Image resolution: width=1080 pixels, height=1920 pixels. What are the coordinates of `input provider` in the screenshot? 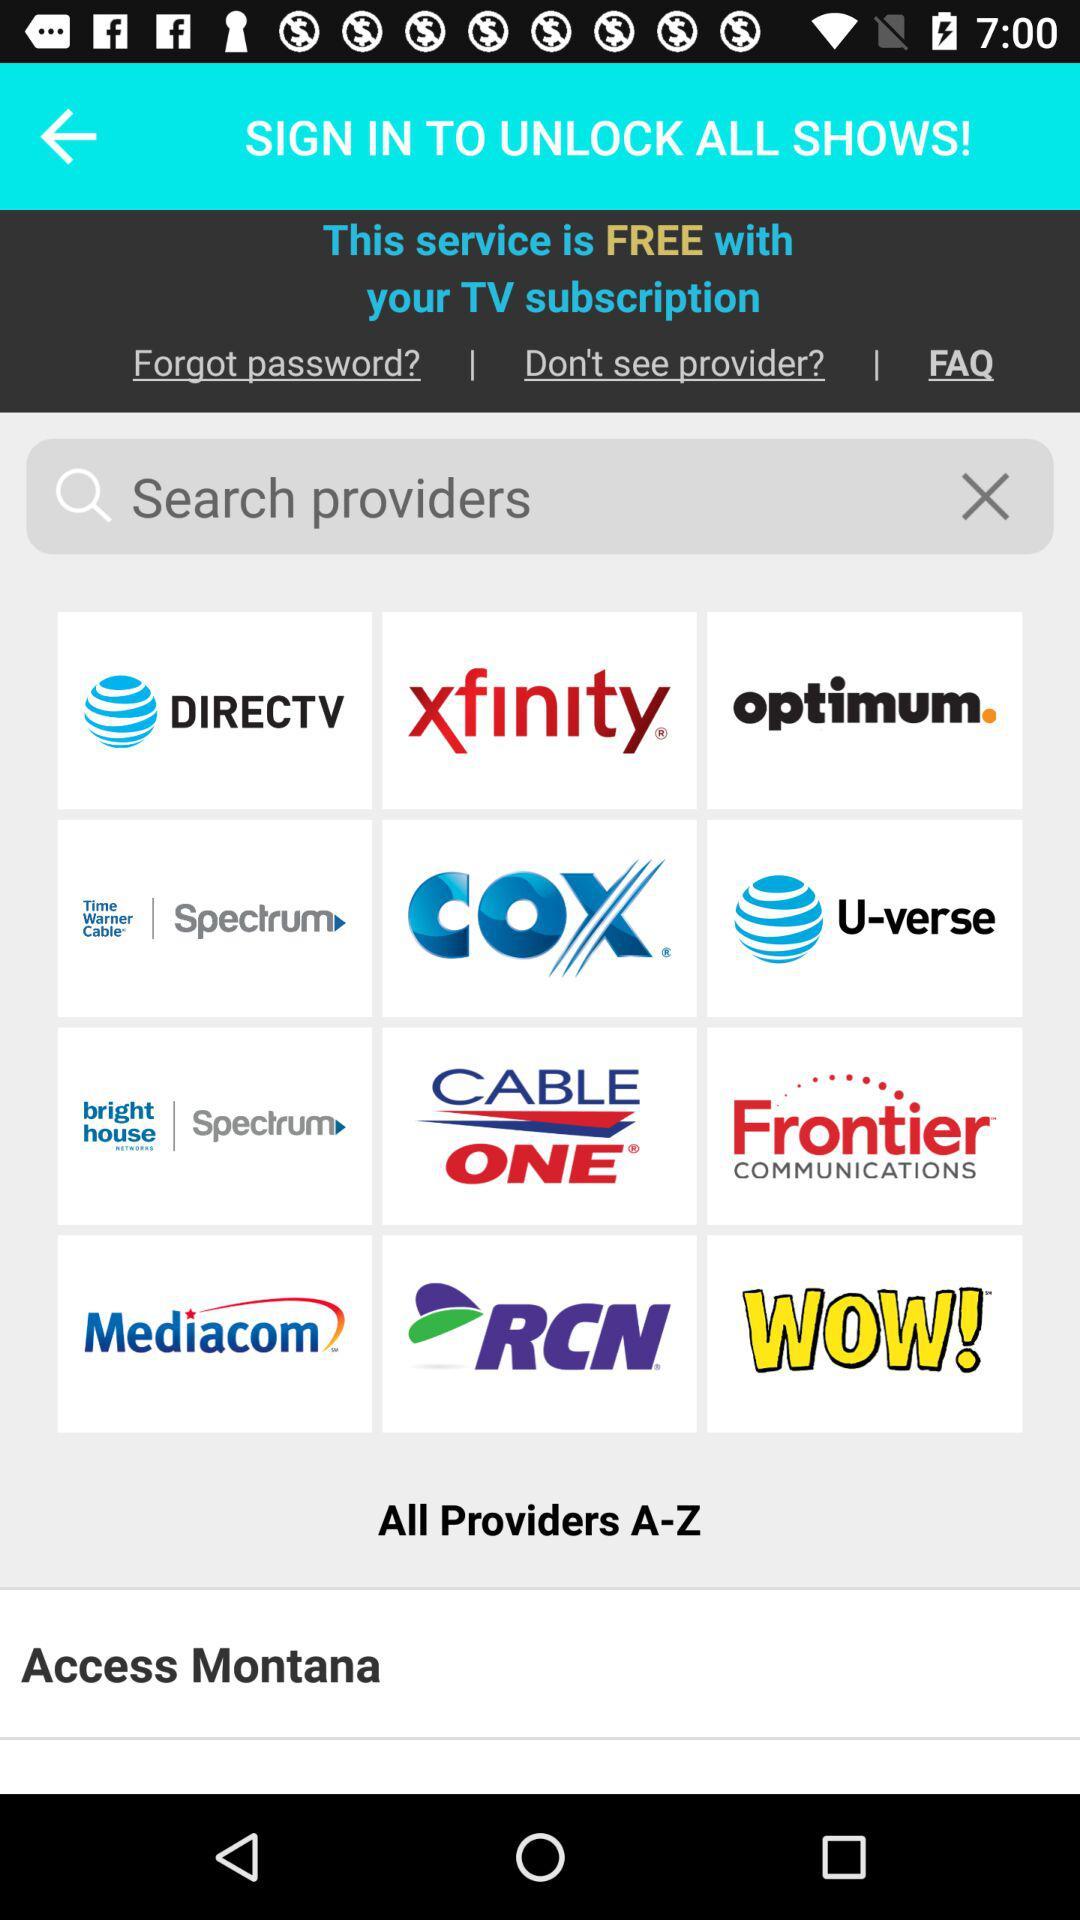 It's located at (214, 917).